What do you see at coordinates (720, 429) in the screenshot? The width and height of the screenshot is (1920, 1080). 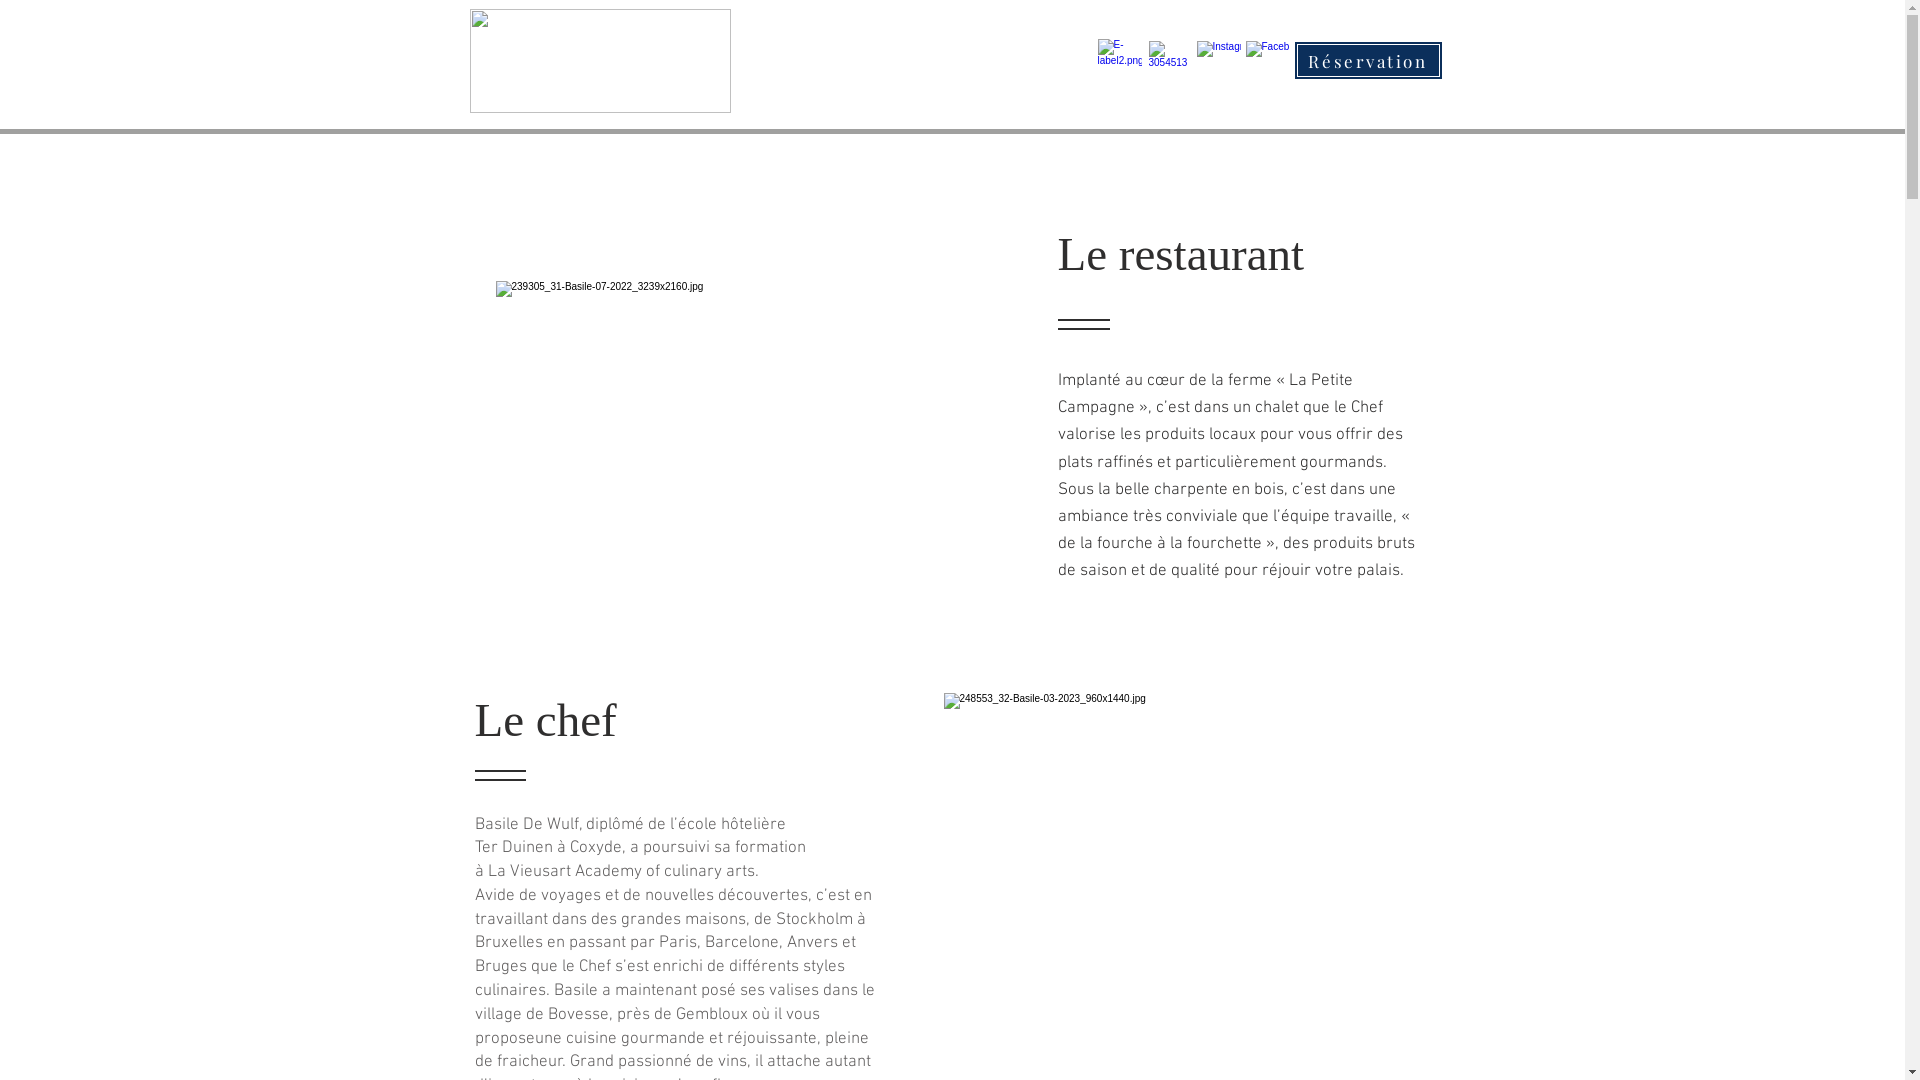 I see `'9c138c_15e0ebe59b7a4f65b59ad025ed4df9d5~mv2.jpg'` at bounding box center [720, 429].